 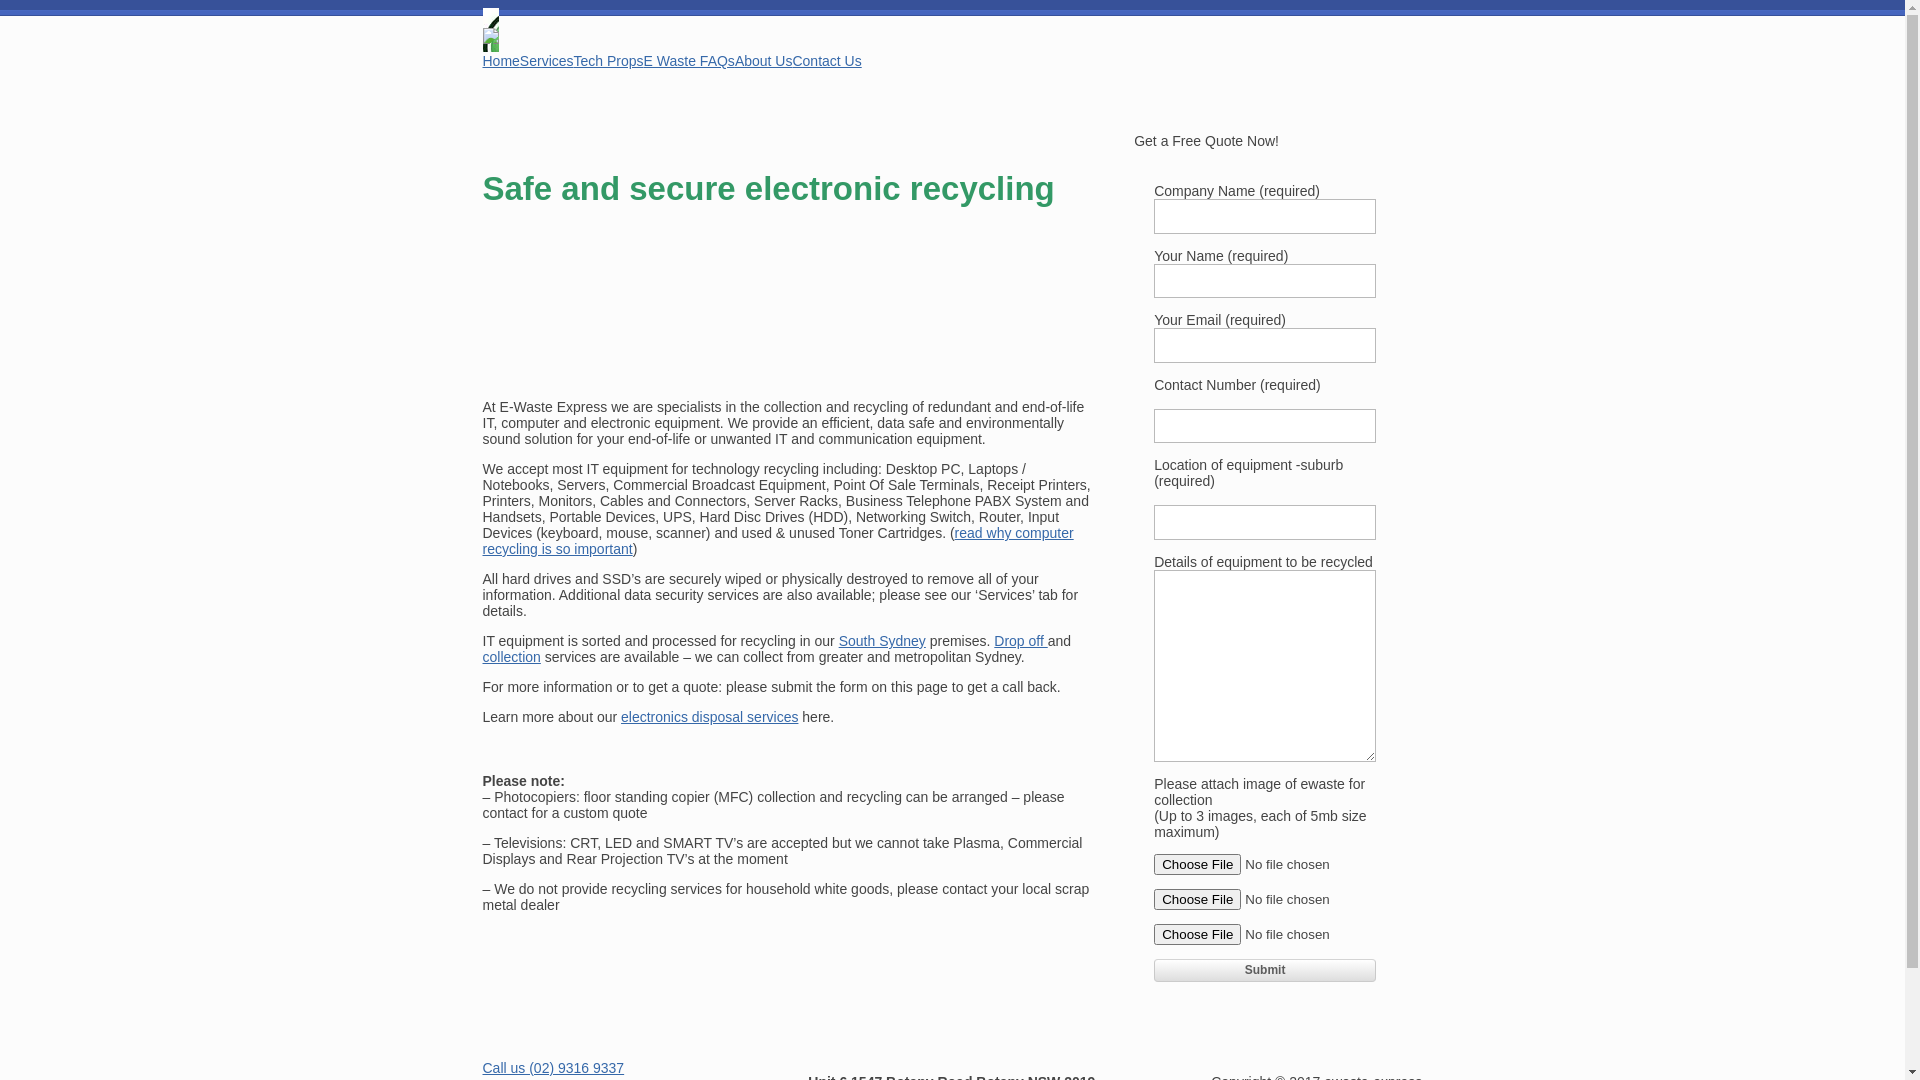 What do you see at coordinates (552, 1067) in the screenshot?
I see `'Call us (02) 9316 9337'` at bounding box center [552, 1067].